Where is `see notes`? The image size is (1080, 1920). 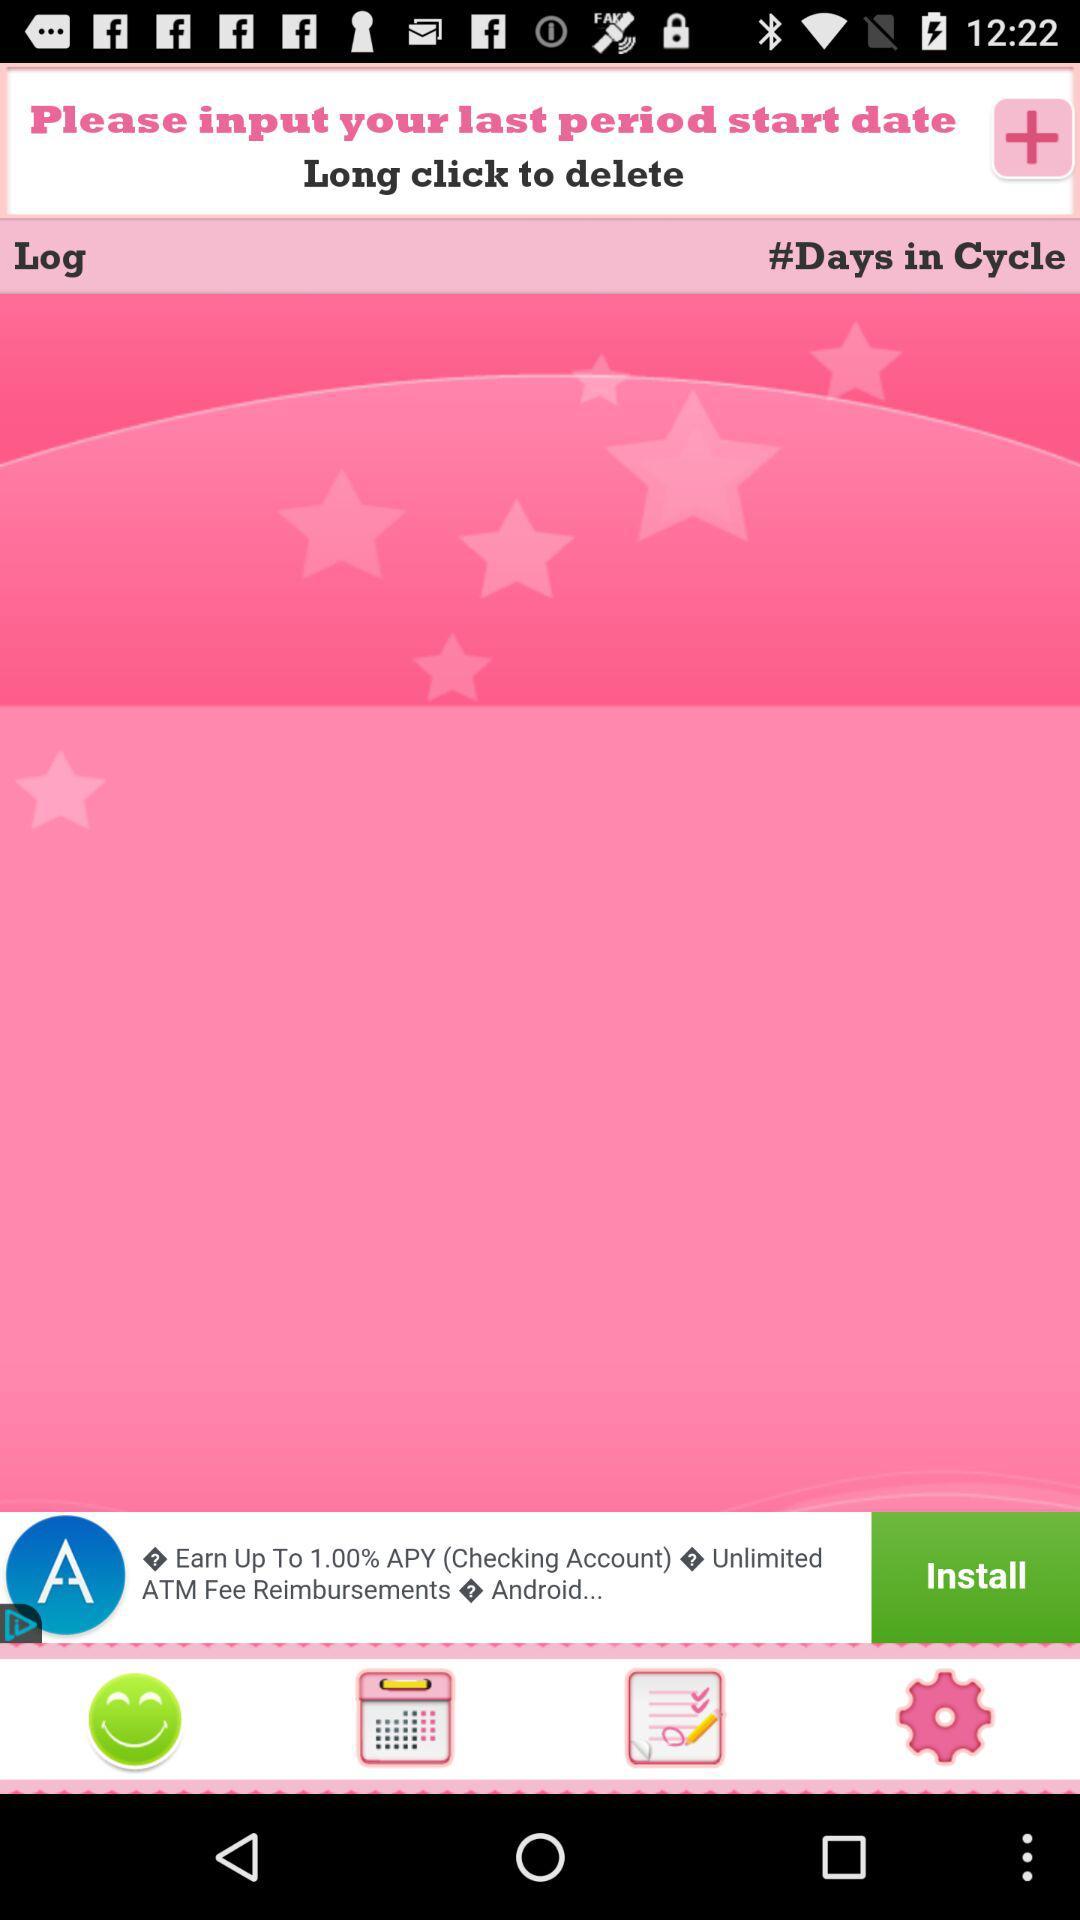 see notes is located at coordinates (675, 1717).